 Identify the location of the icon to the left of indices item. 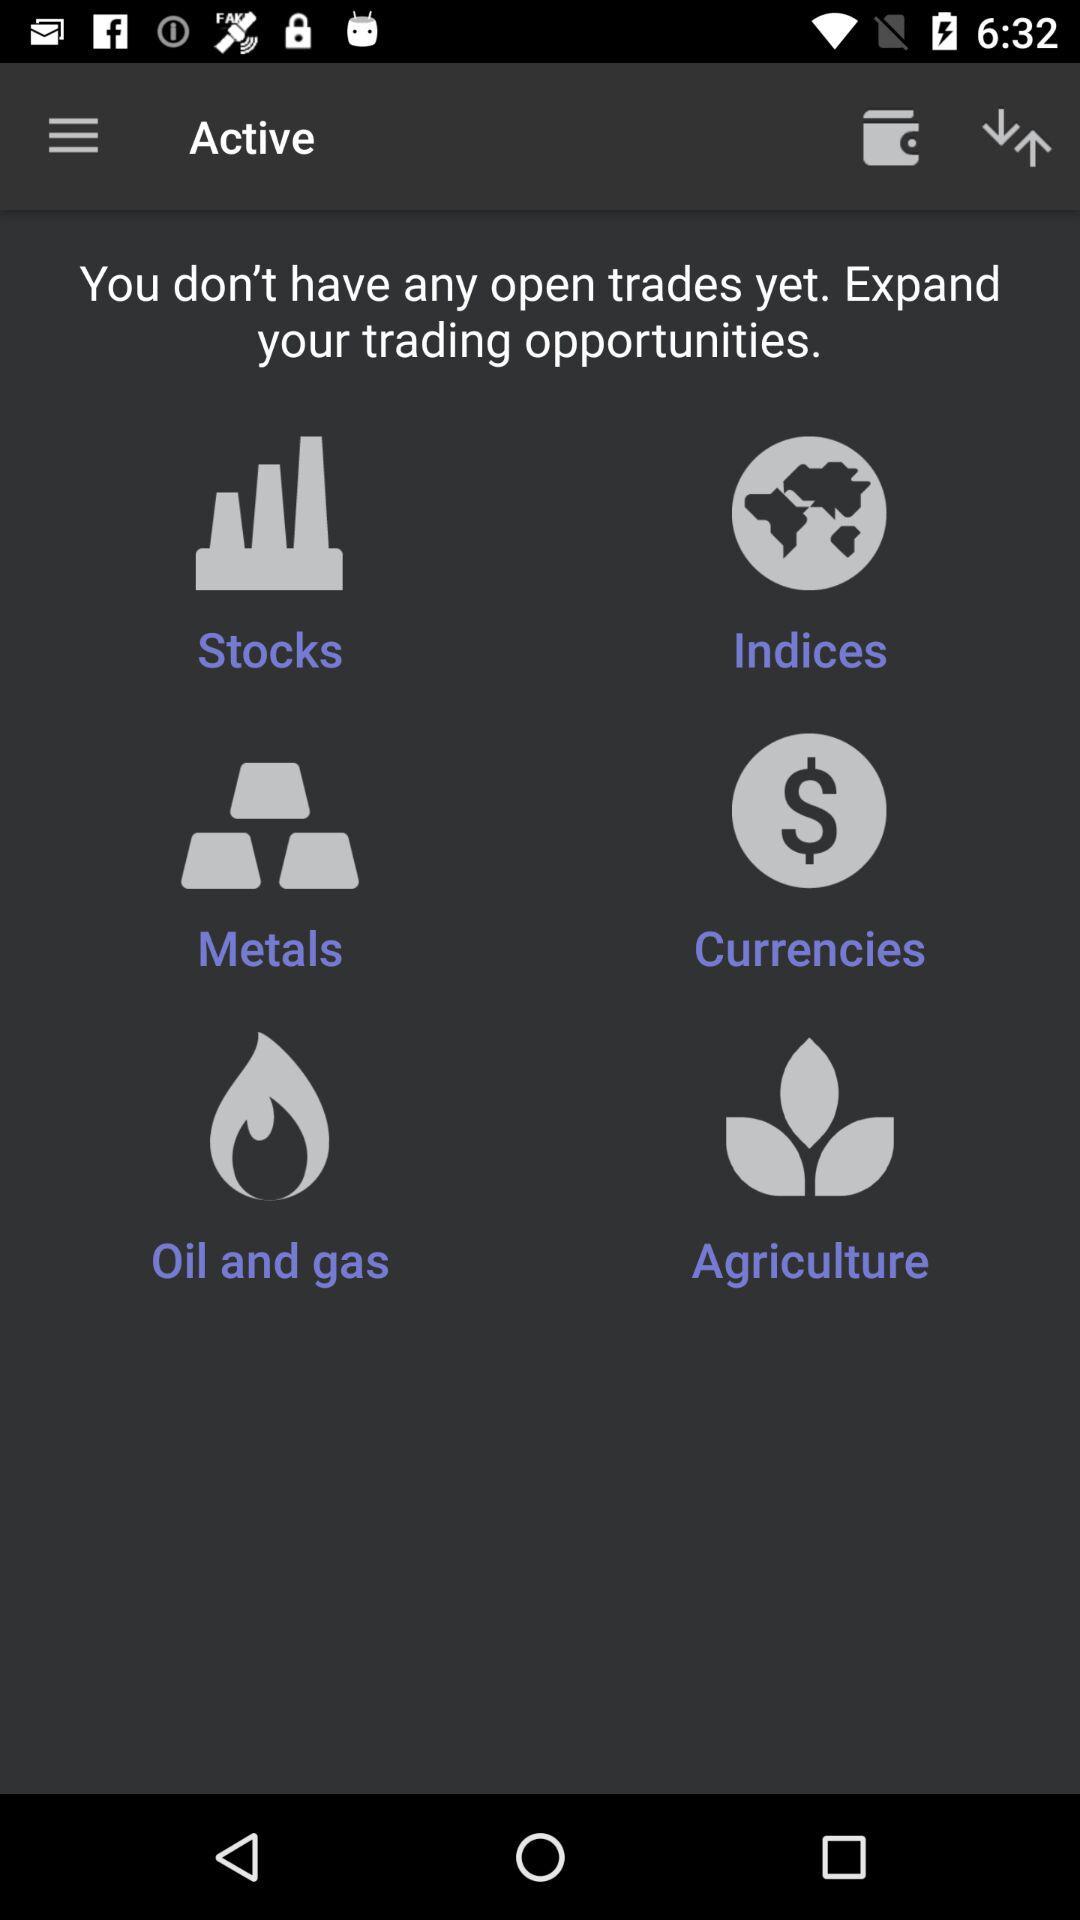
(270, 558).